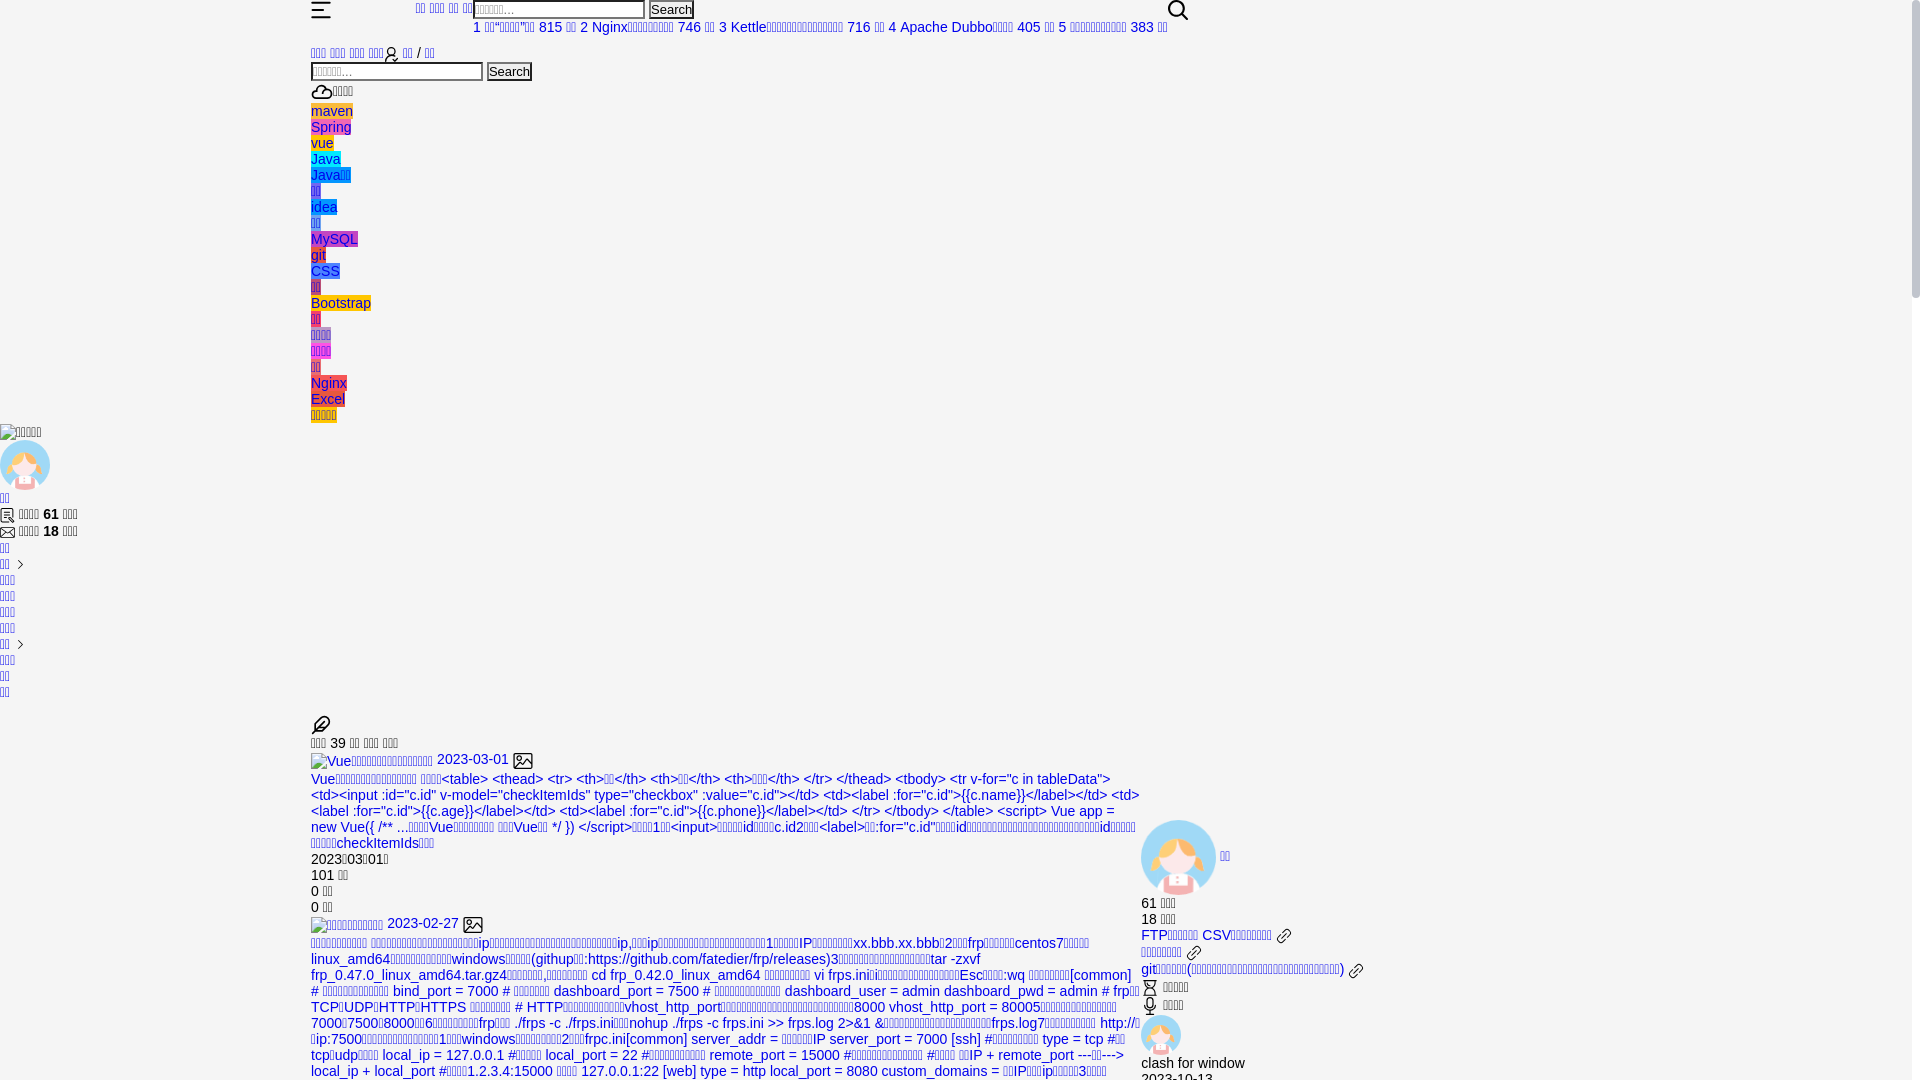  Describe the element at coordinates (310, 253) in the screenshot. I see `'git'` at that location.